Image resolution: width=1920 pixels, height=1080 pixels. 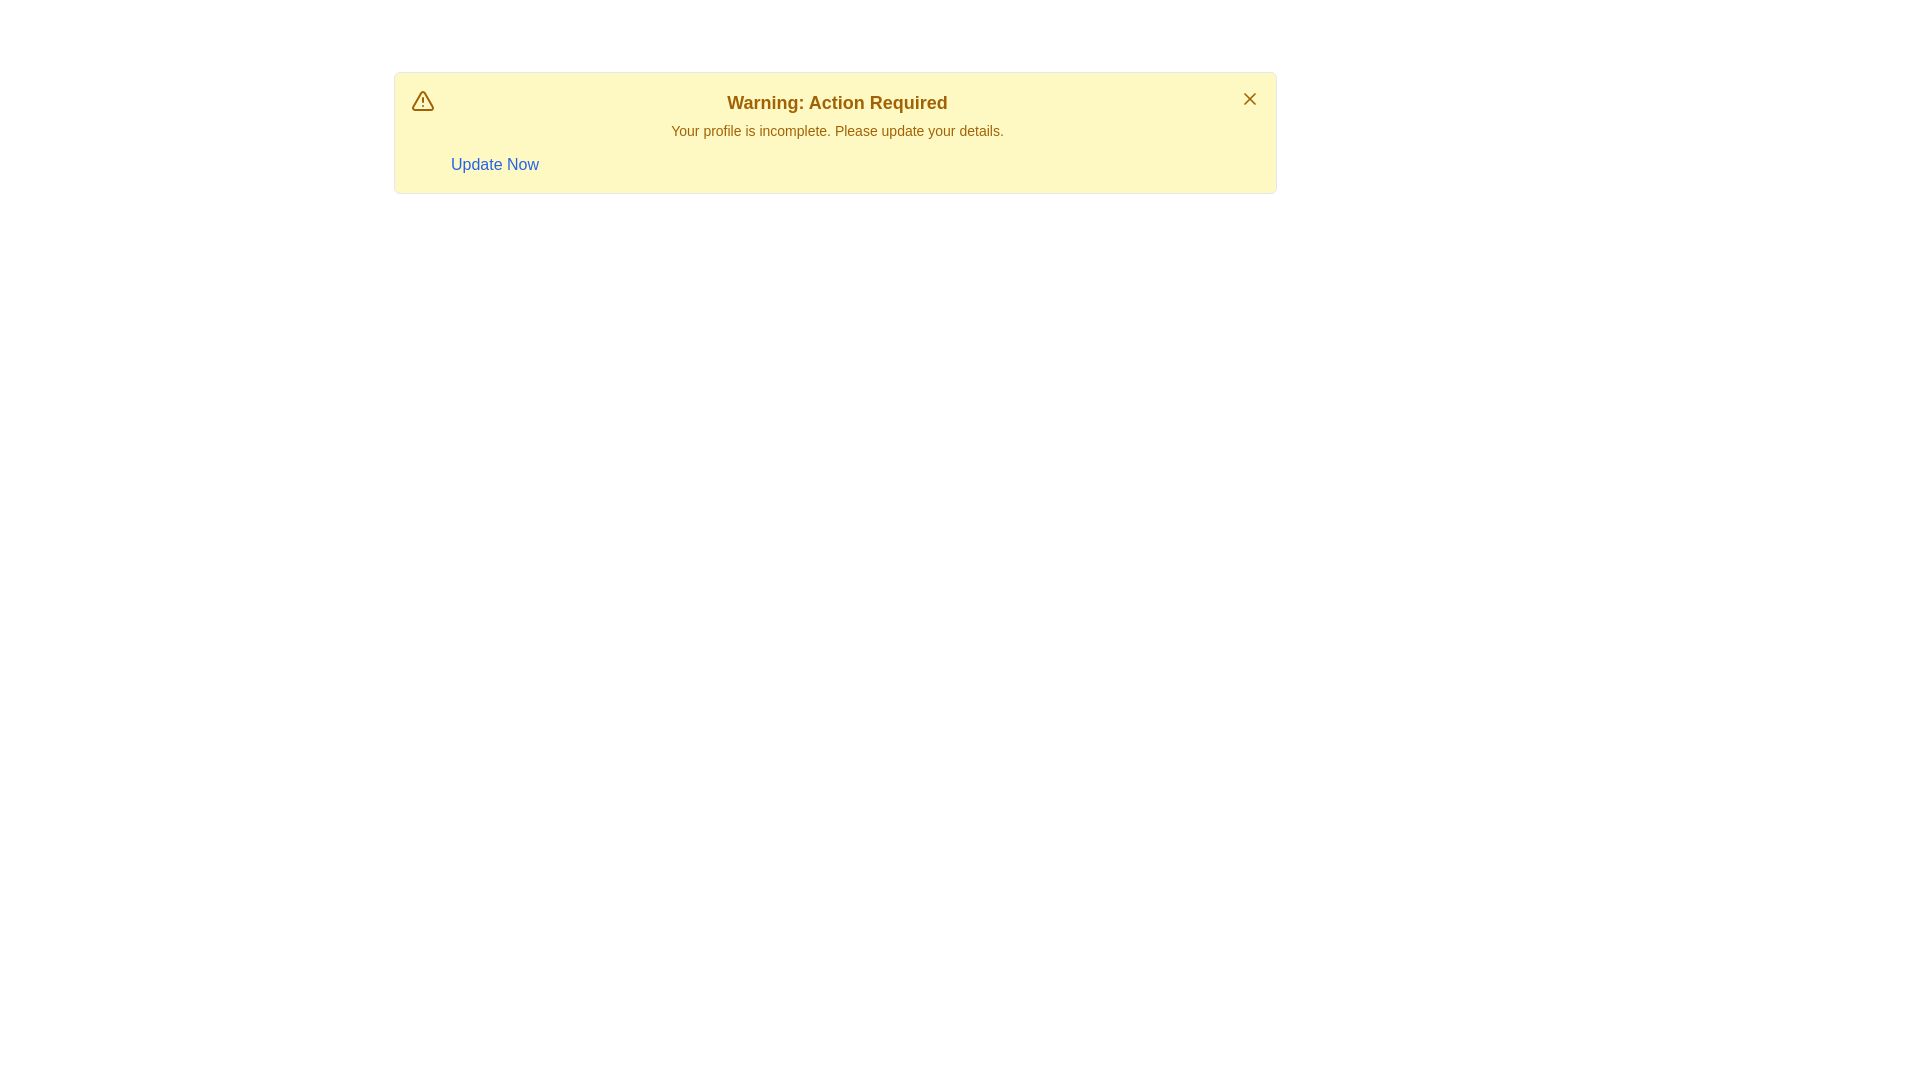 What do you see at coordinates (1248, 99) in the screenshot?
I see `the 'X' button located in the top-right corner of the yellow warning message box` at bounding box center [1248, 99].